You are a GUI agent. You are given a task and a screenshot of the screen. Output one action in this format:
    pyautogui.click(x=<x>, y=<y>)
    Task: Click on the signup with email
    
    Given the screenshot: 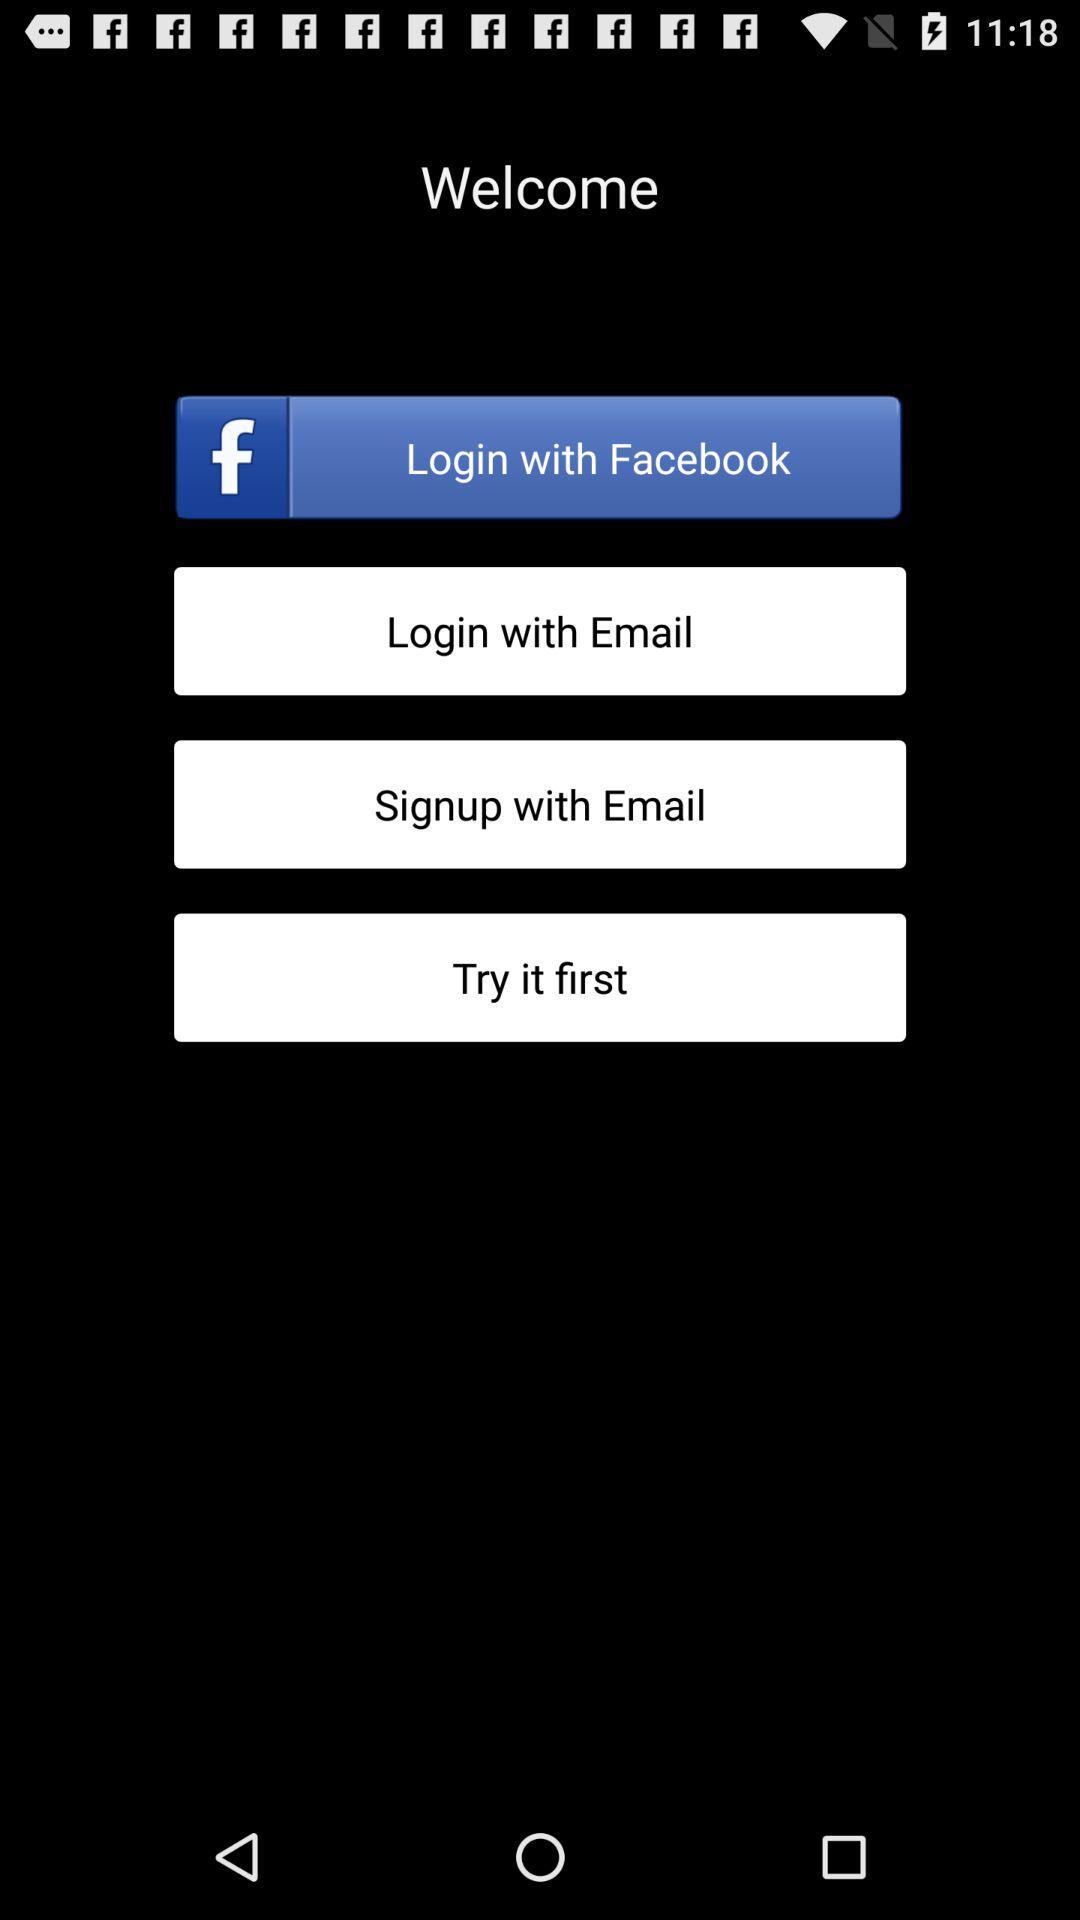 What is the action you would take?
    pyautogui.click(x=540, y=804)
    